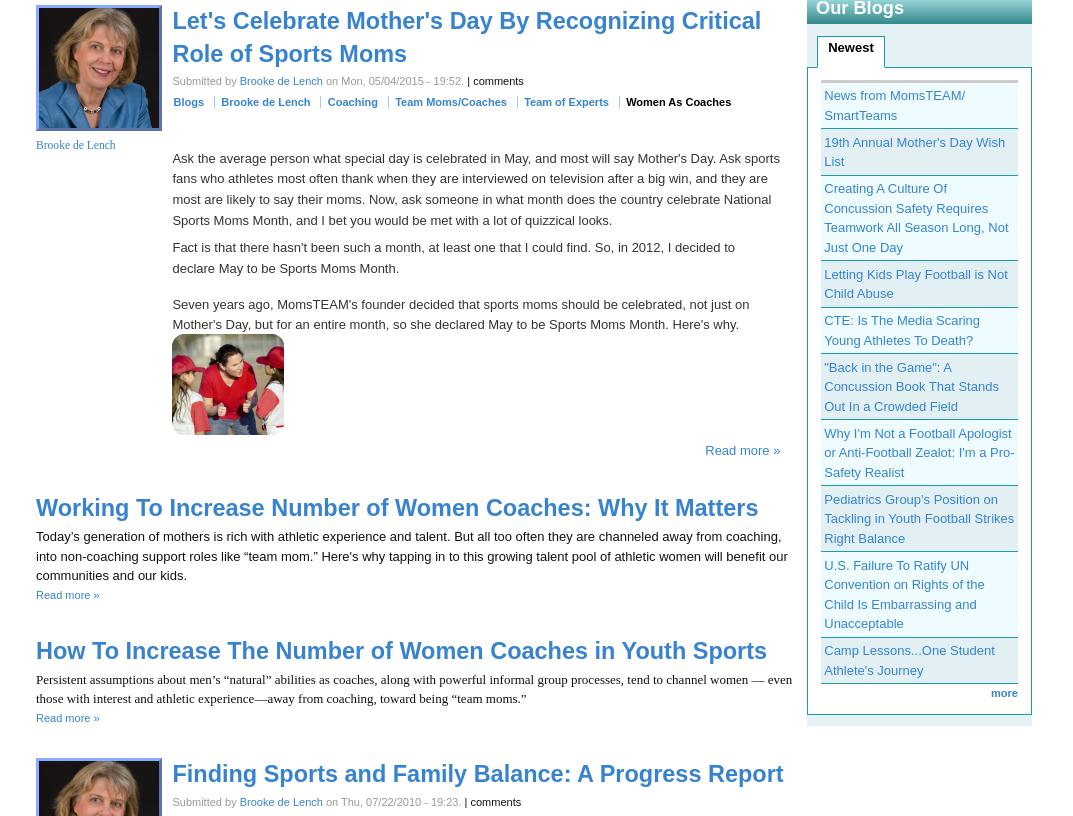 Image resolution: width=1073 pixels, height=816 pixels. Describe the element at coordinates (476, 773) in the screenshot. I see `'Finding Sports and Family Balance: A Progress Report'` at that location.